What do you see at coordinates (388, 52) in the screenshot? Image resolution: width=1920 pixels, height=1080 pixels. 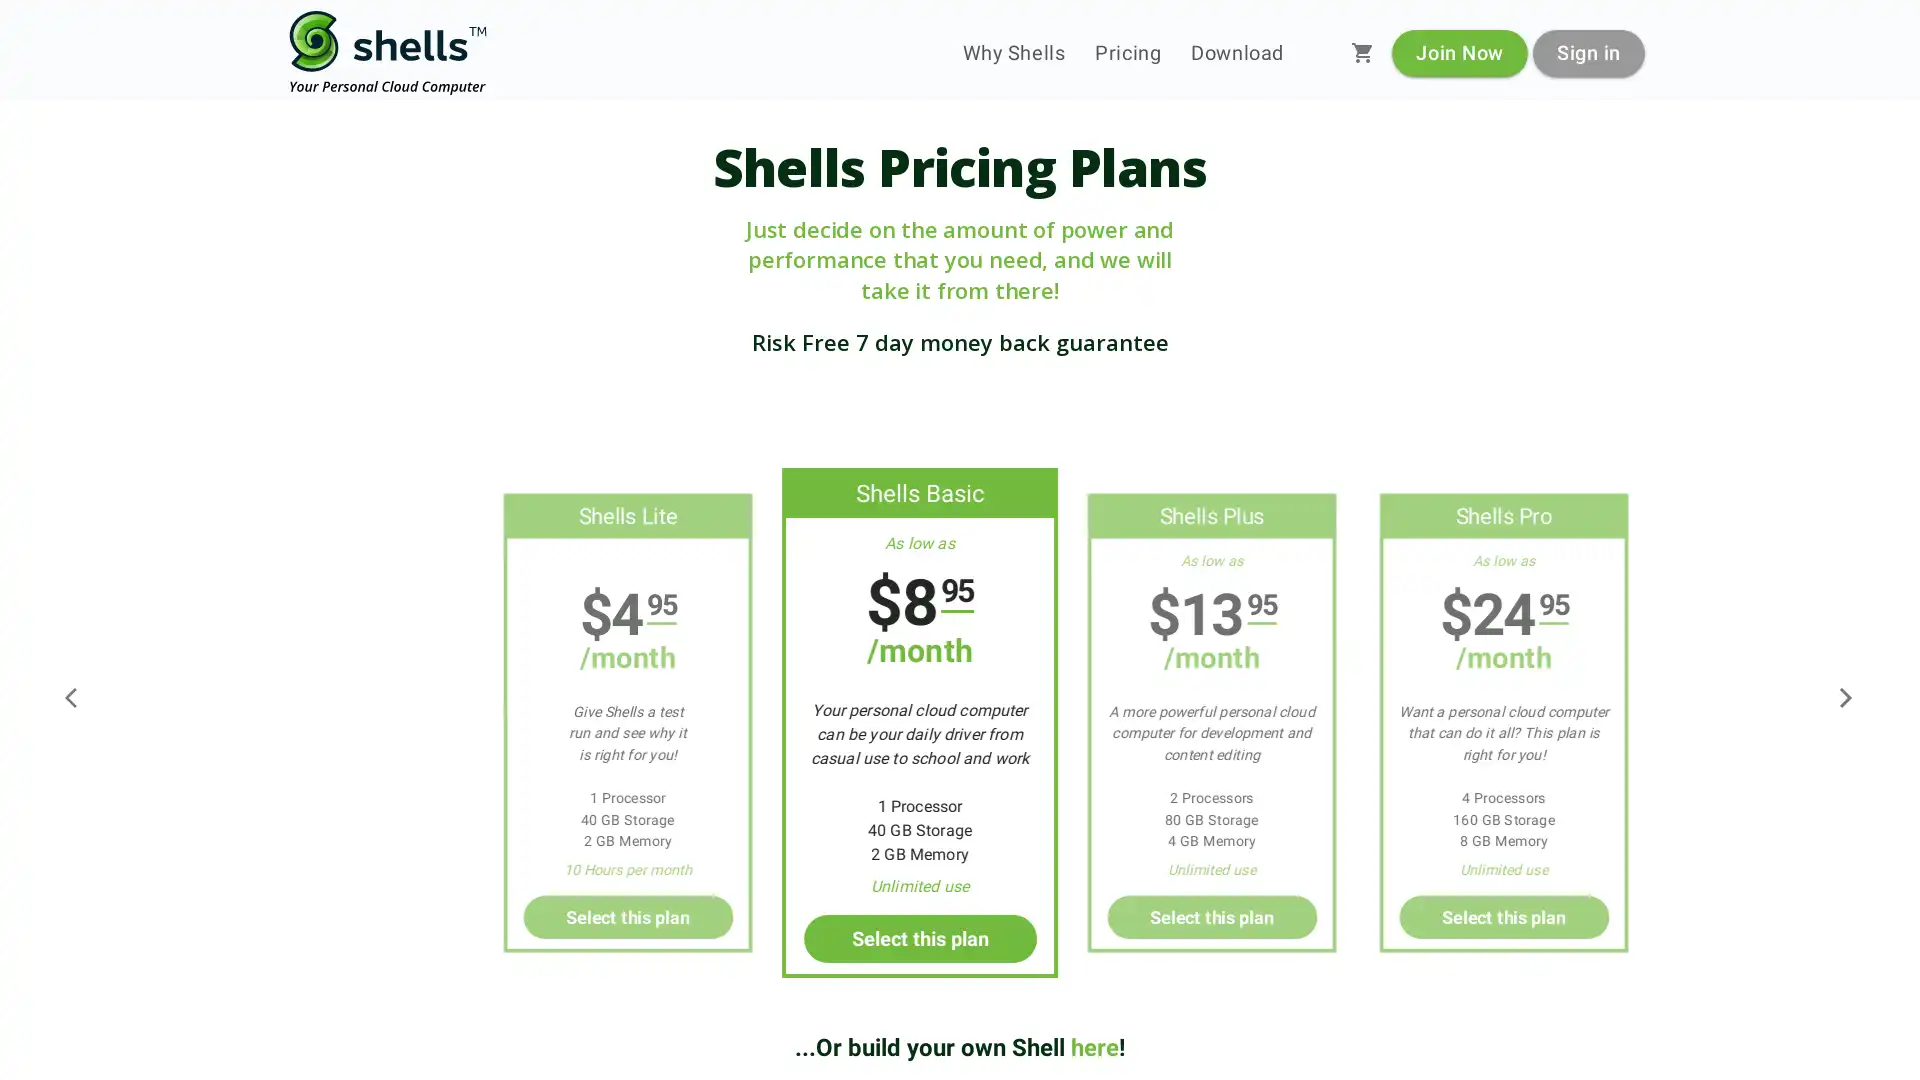 I see `Shells Logo` at bounding box center [388, 52].